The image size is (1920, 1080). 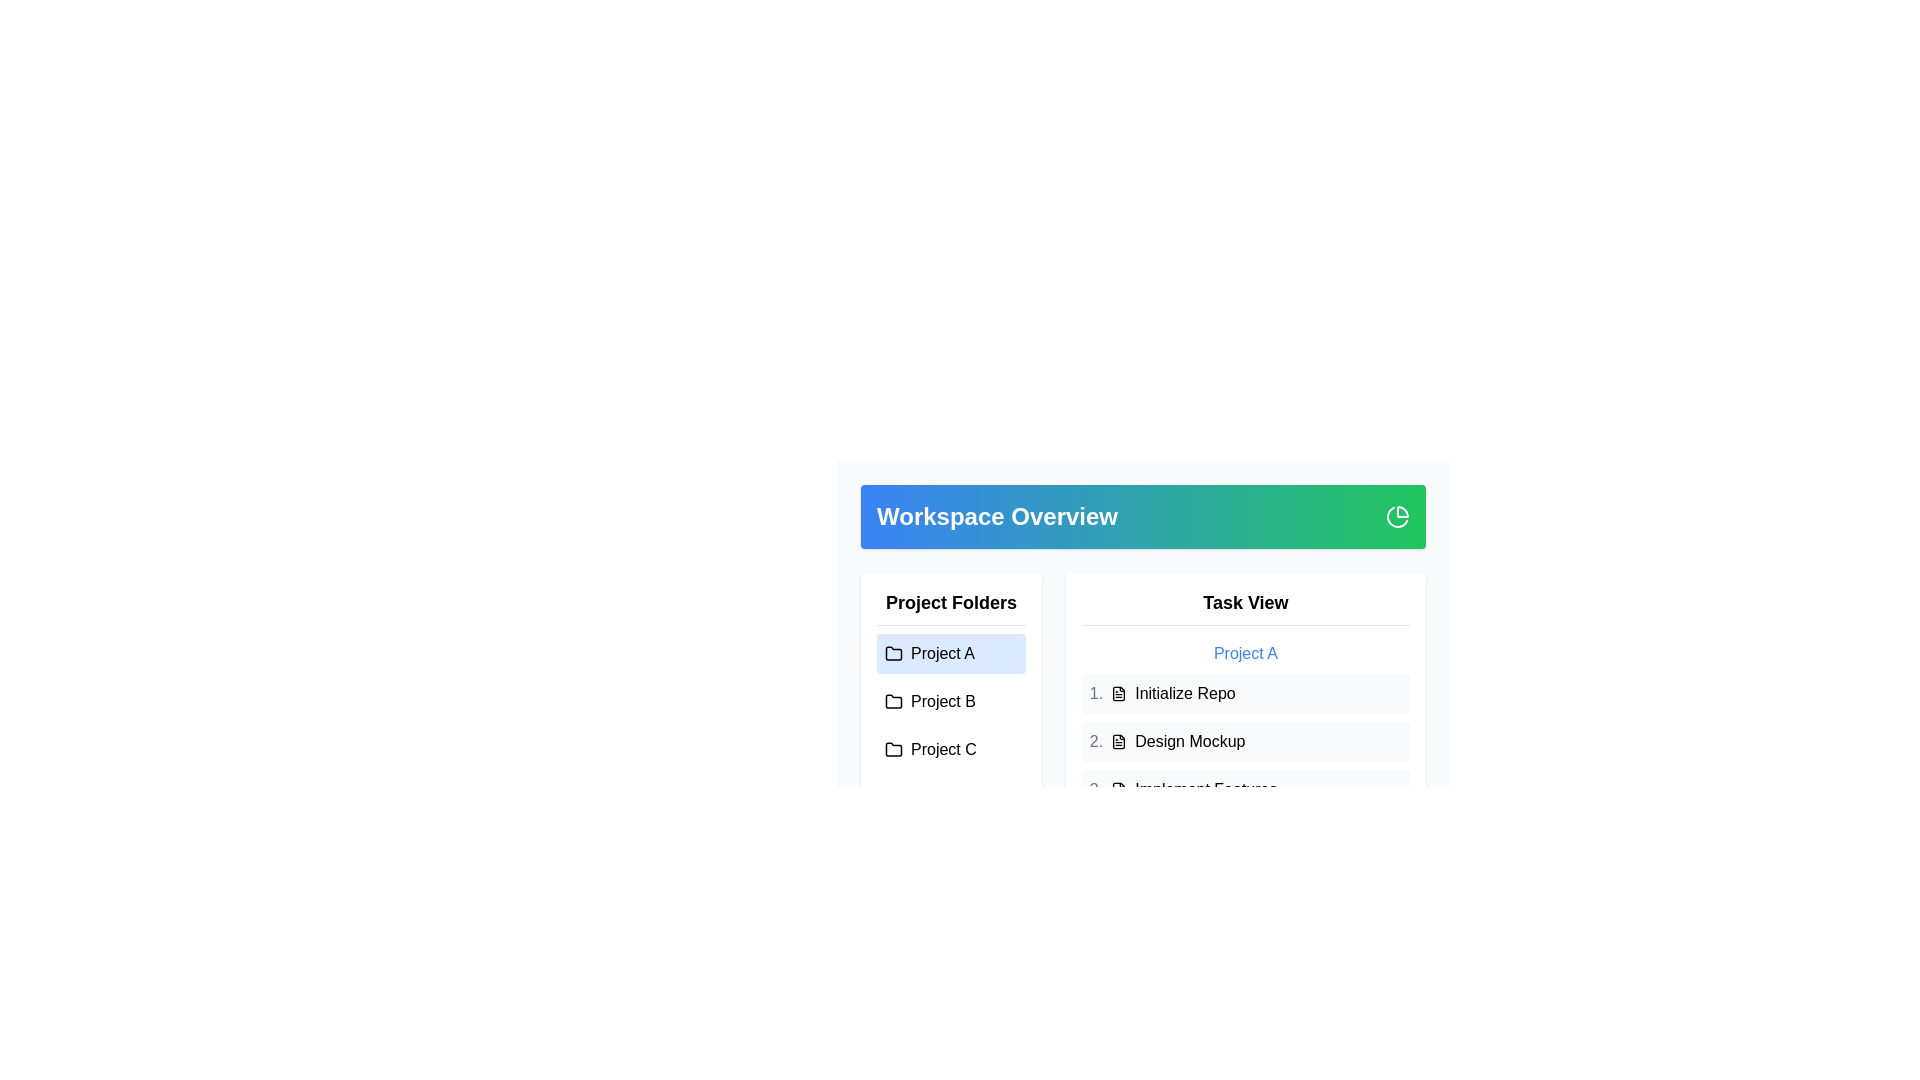 What do you see at coordinates (892, 749) in the screenshot?
I see `the style of the folder icon representing 'Project C' located under the 'Project Folders' section, positioned in the bottom-left corner of the main interface` at bounding box center [892, 749].